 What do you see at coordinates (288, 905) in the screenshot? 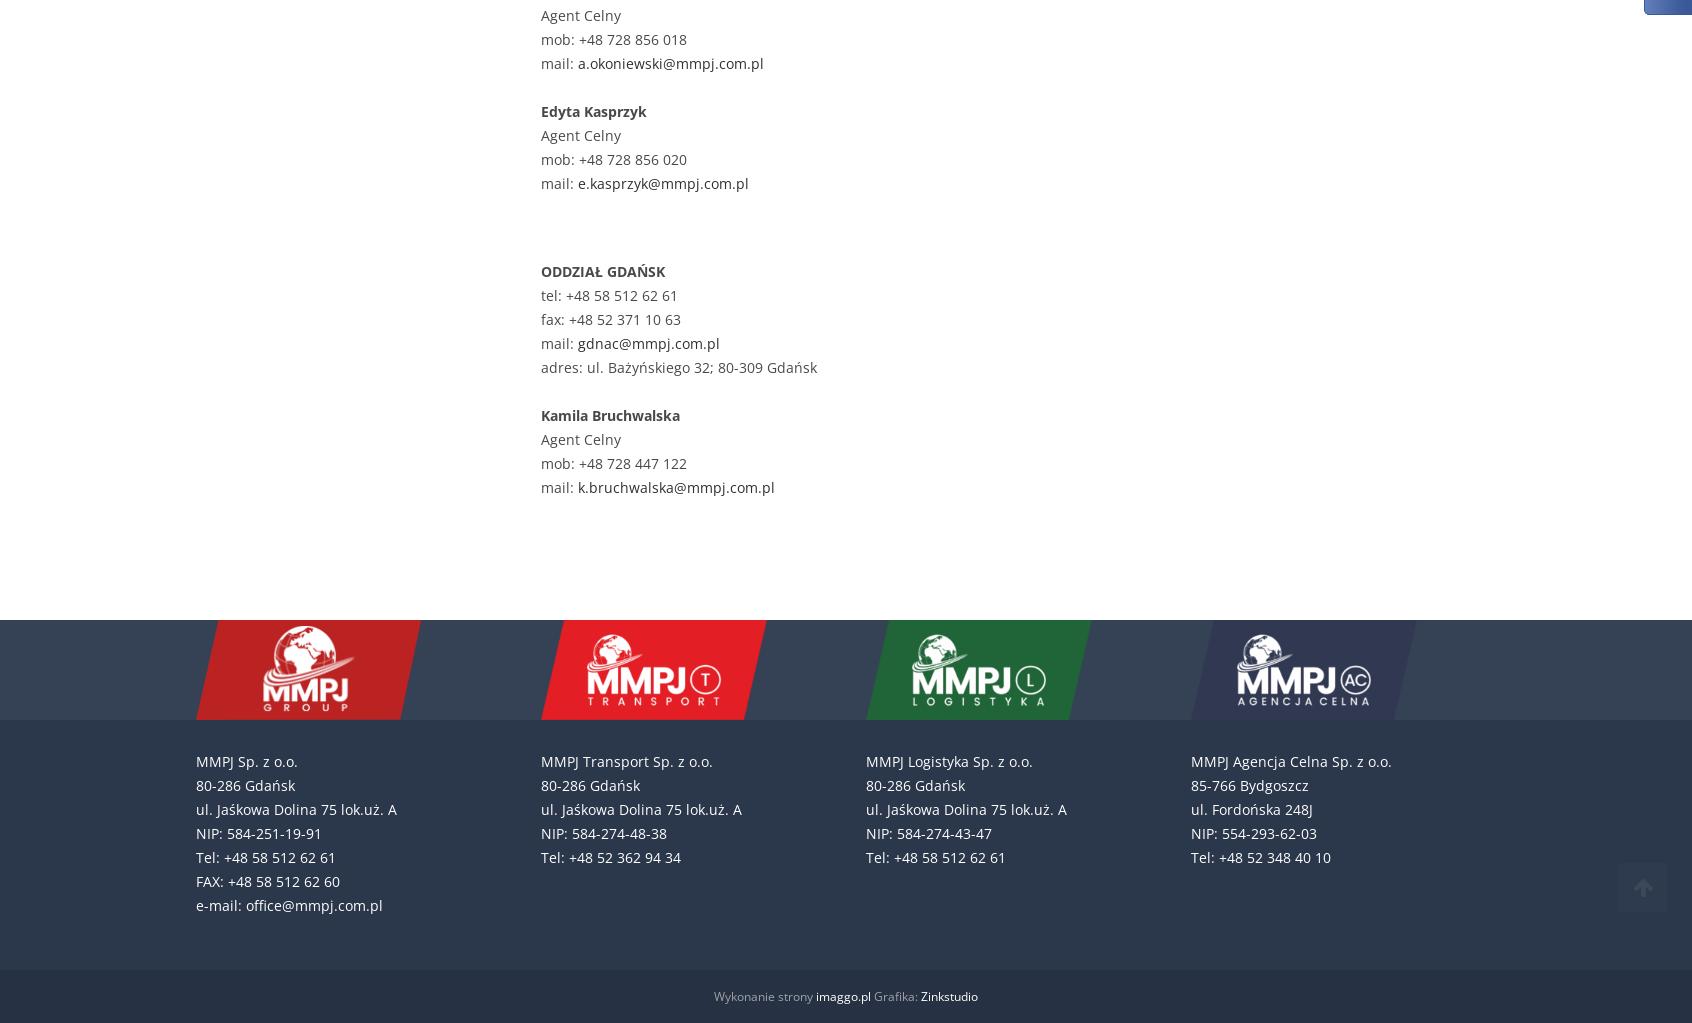
I see `'e-mail: office@mmpj.com.pl'` at bounding box center [288, 905].